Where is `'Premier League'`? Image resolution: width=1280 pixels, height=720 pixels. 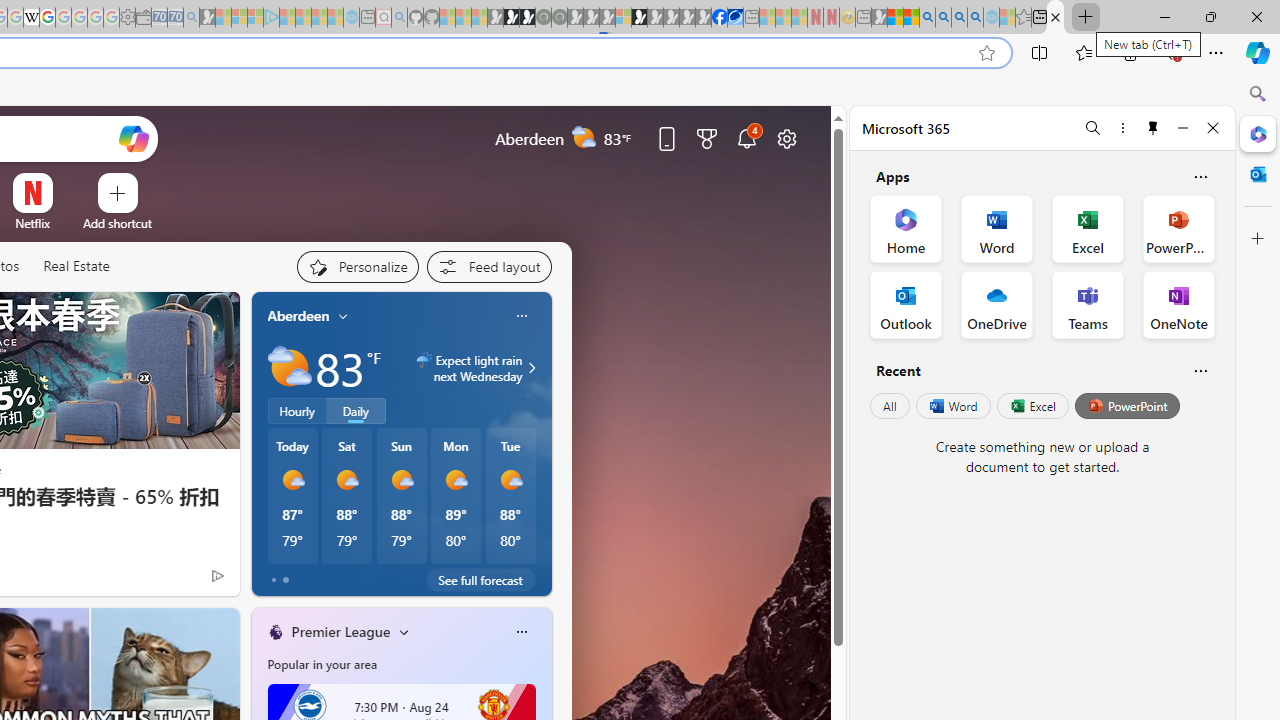 'Premier League' is located at coordinates (340, 631).